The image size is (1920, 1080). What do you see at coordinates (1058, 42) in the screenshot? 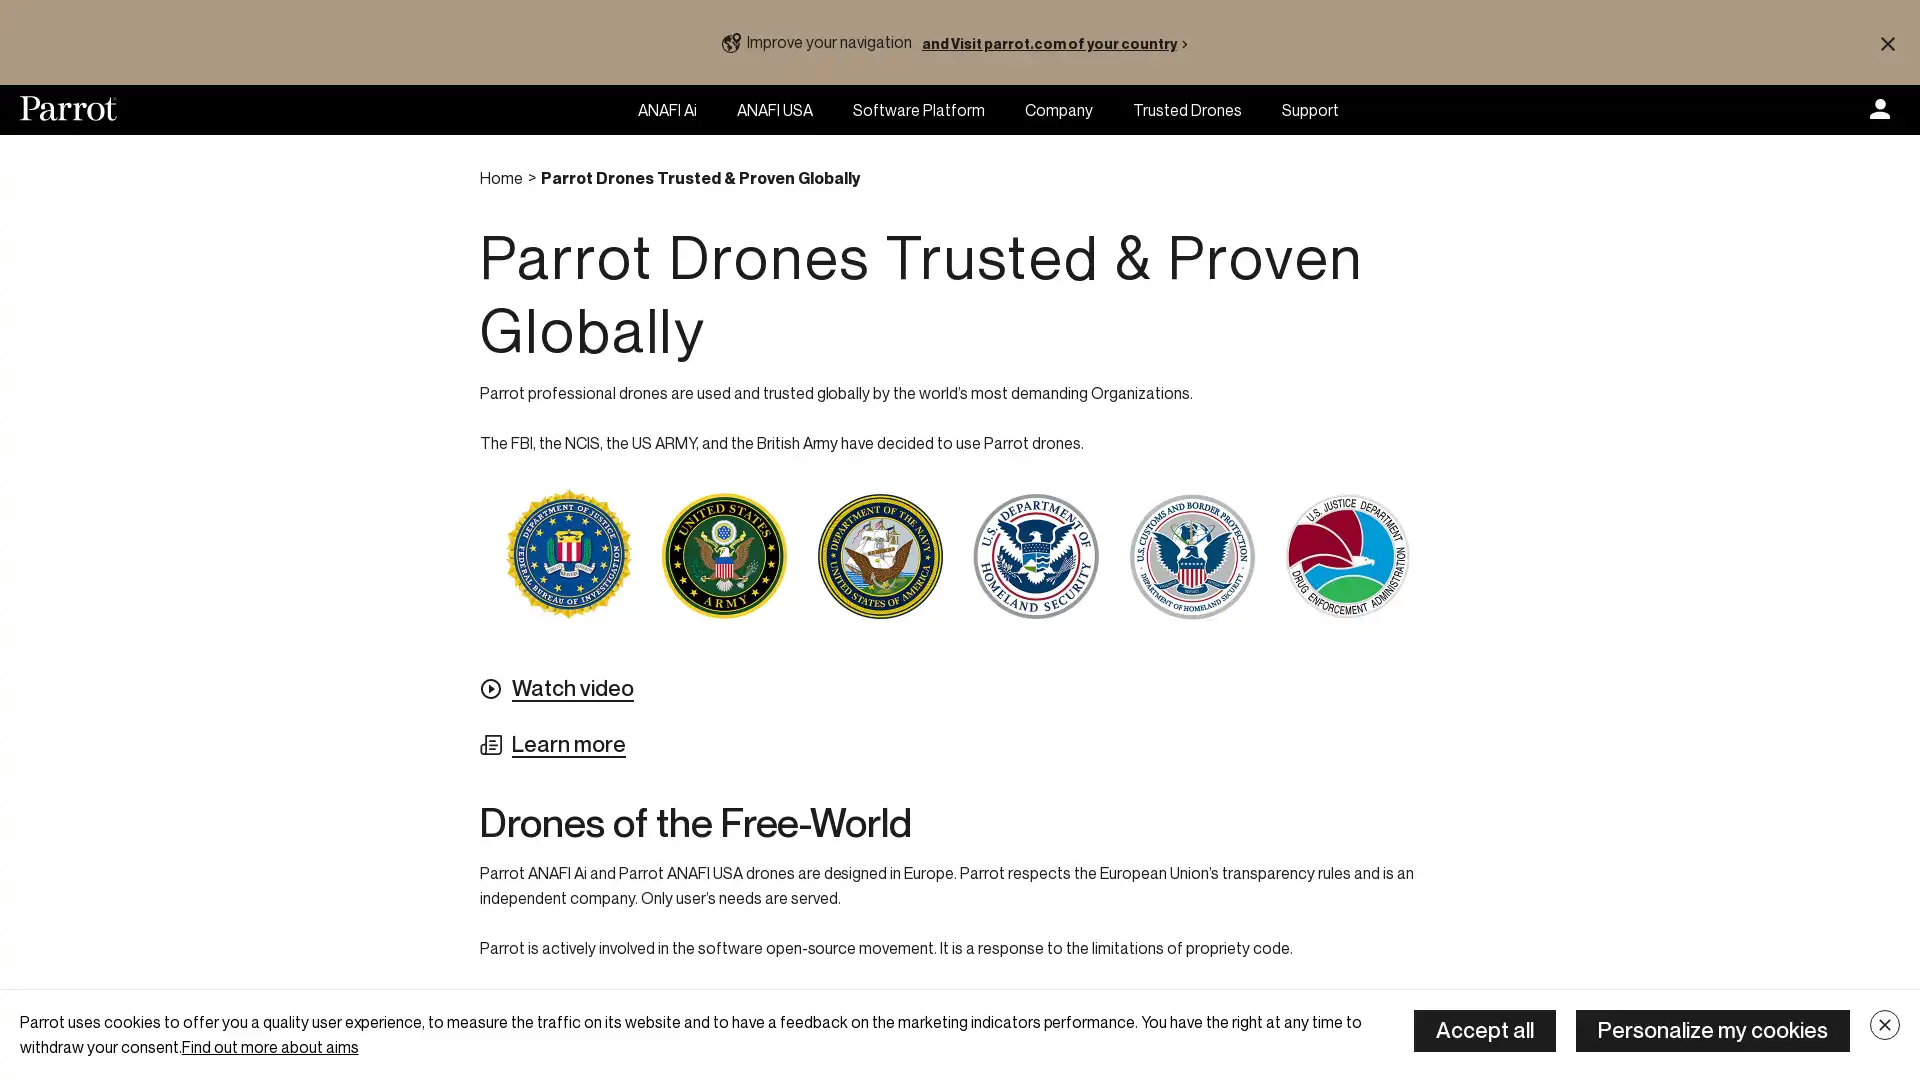
I see `and Visit parrot.com of your country go to my shop` at bounding box center [1058, 42].